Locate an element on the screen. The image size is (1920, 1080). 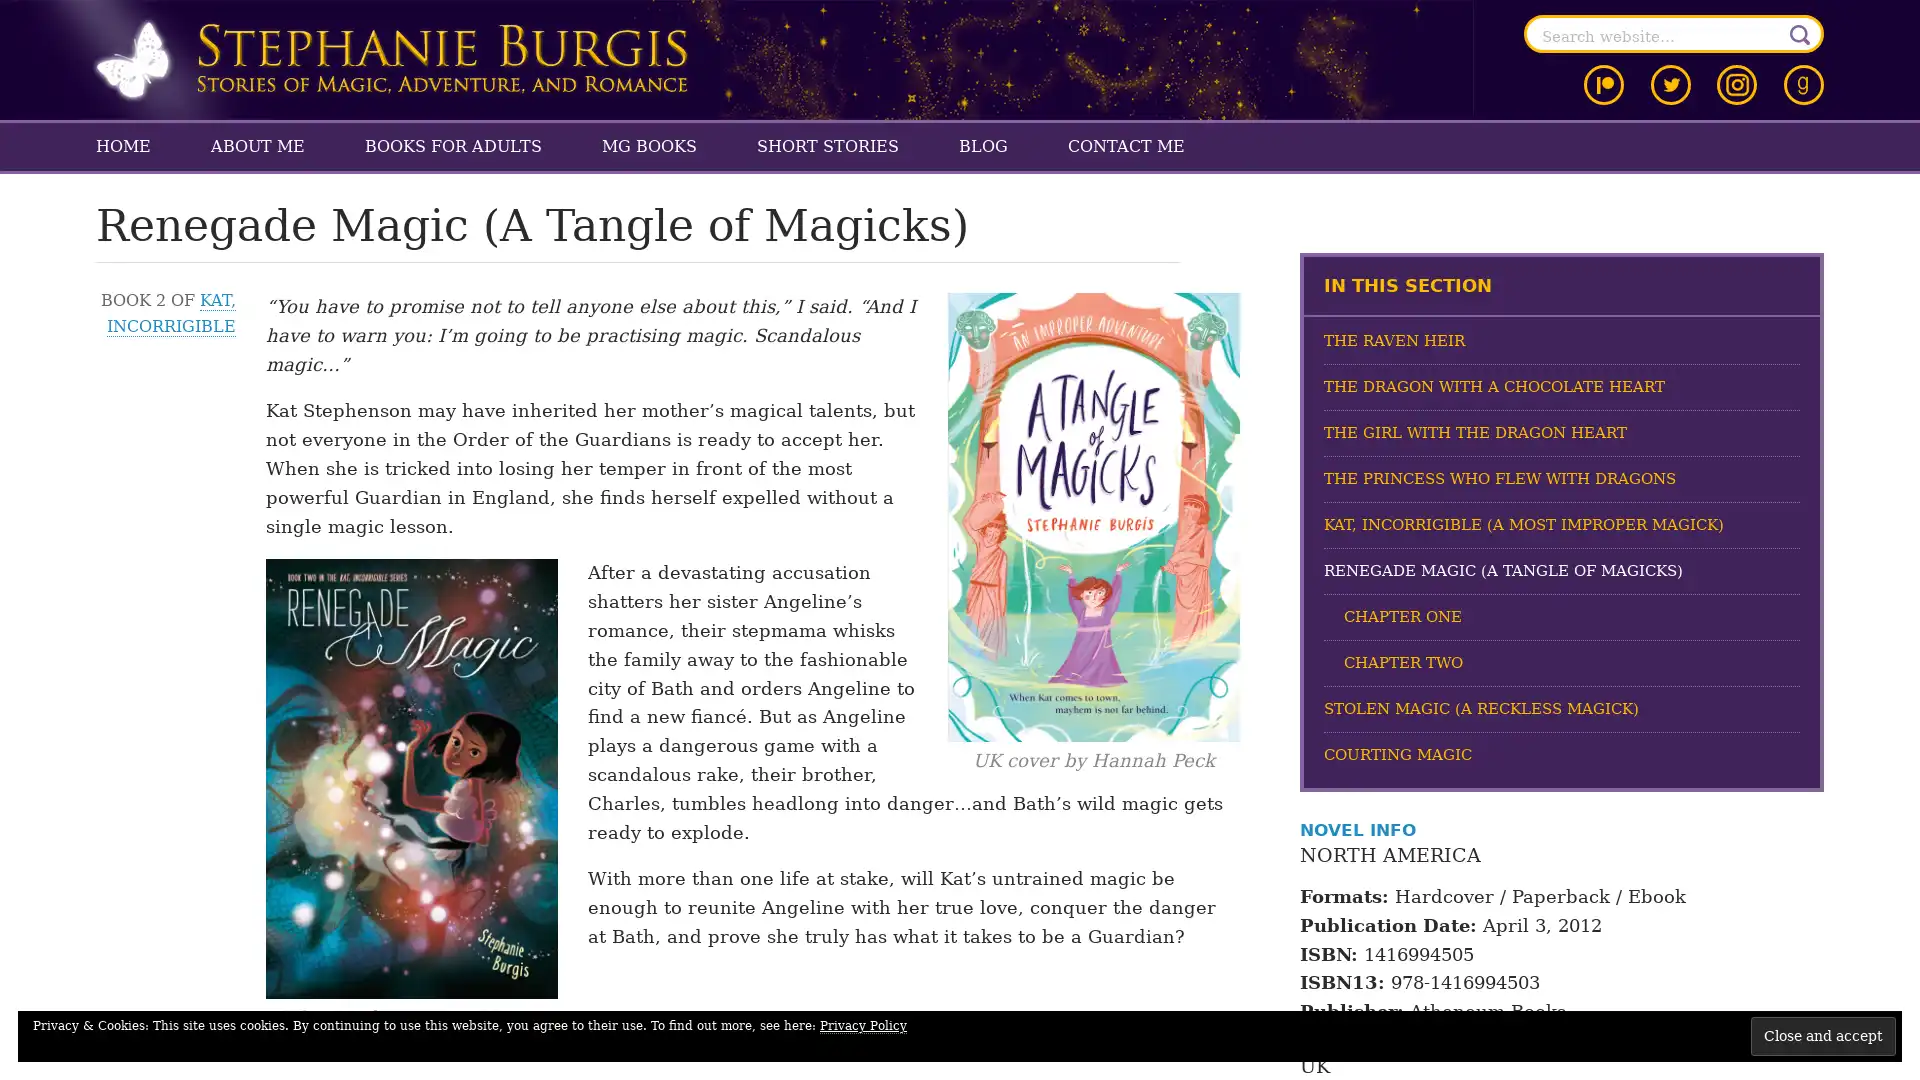
Search is located at coordinates (1800, 34).